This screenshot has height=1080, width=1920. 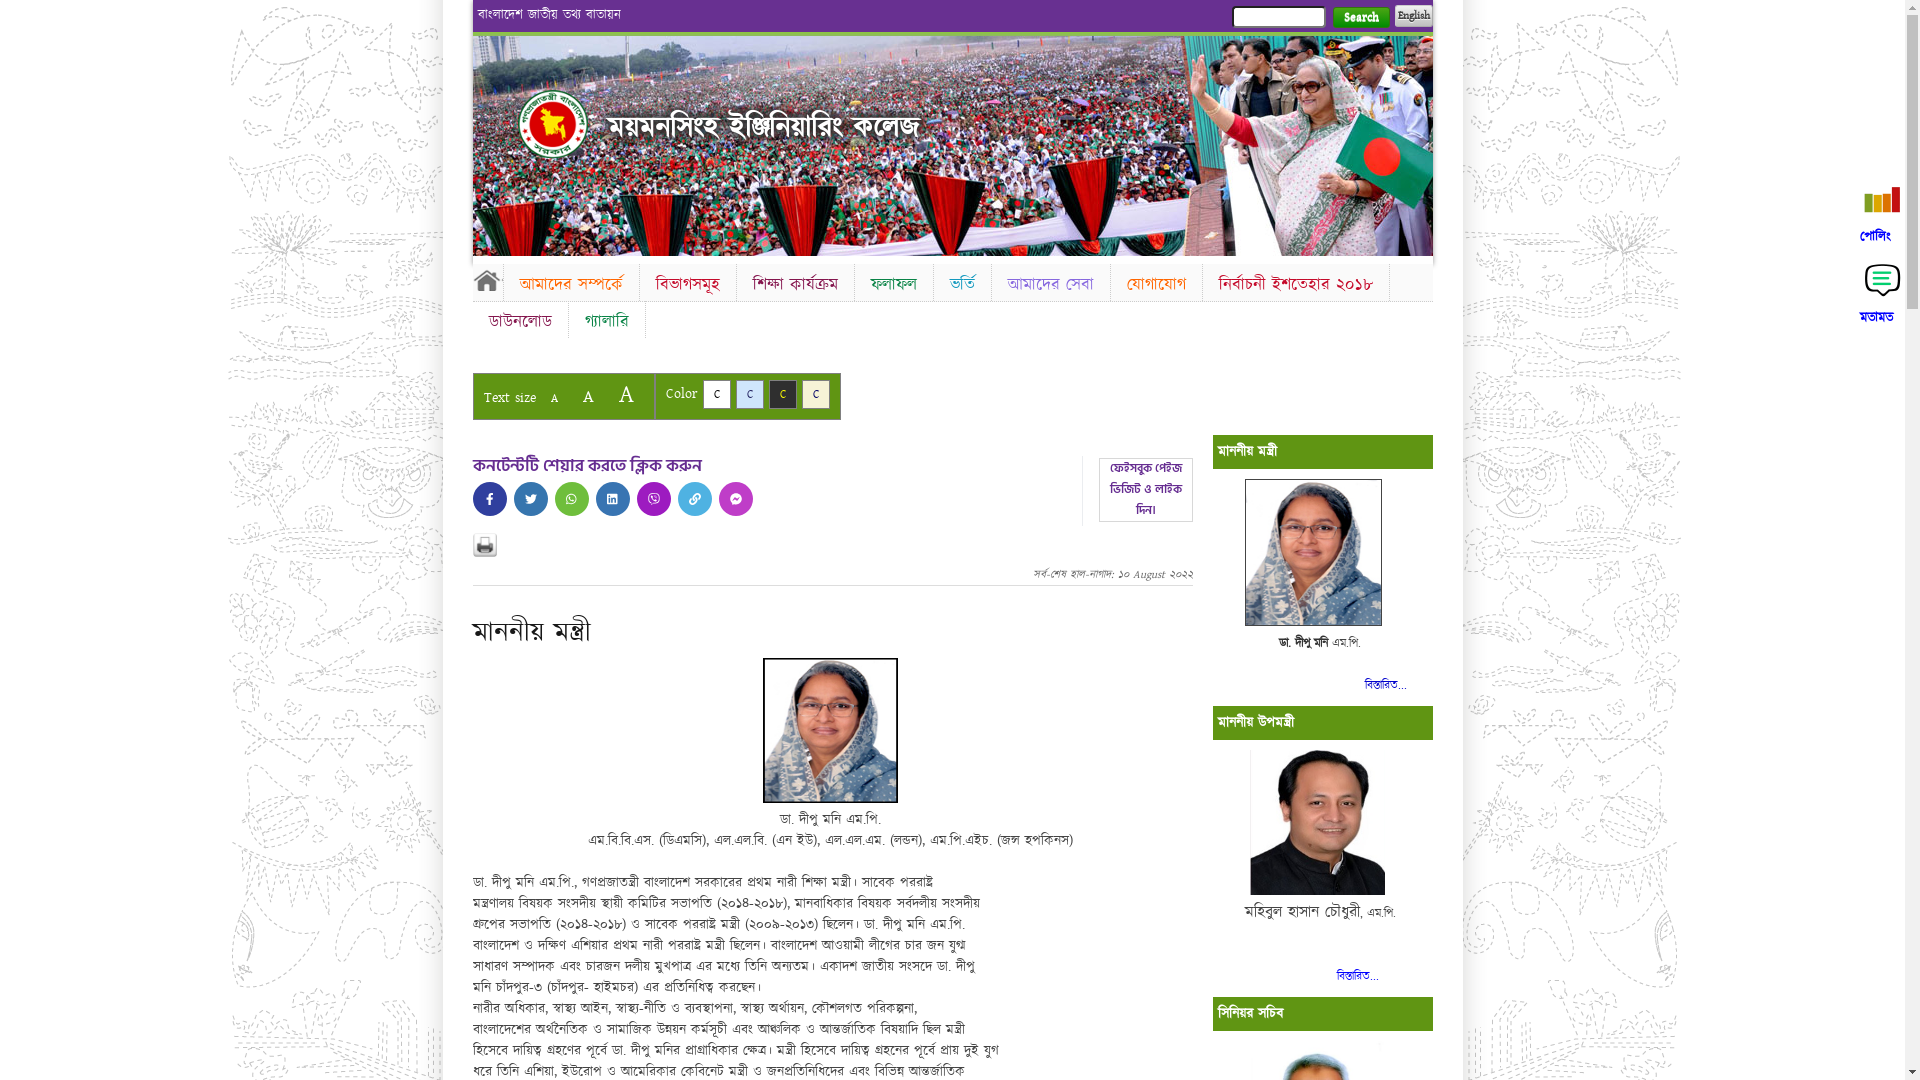 I want to click on 'Search', so click(x=1360, y=17).